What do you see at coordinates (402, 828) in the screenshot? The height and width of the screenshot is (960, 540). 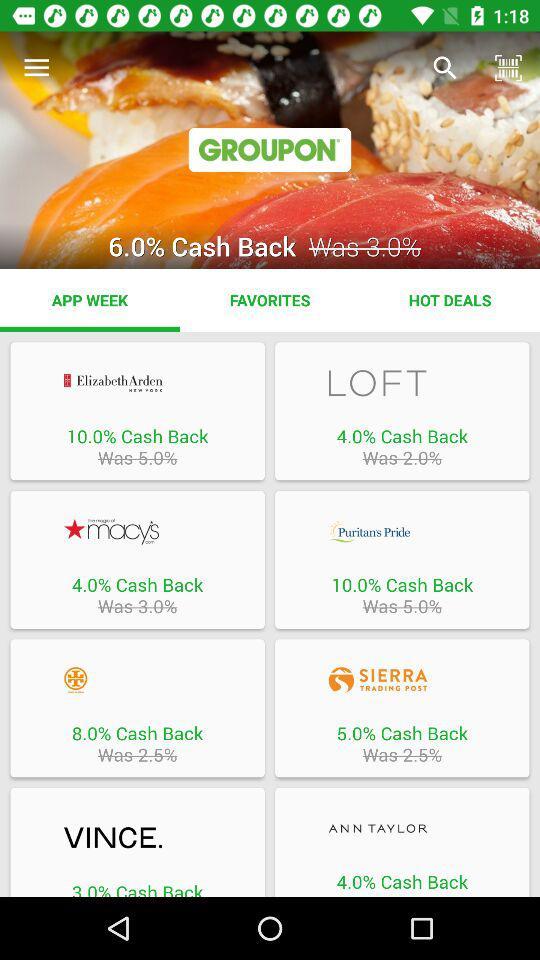 I see `ann taylor groupon` at bounding box center [402, 828].